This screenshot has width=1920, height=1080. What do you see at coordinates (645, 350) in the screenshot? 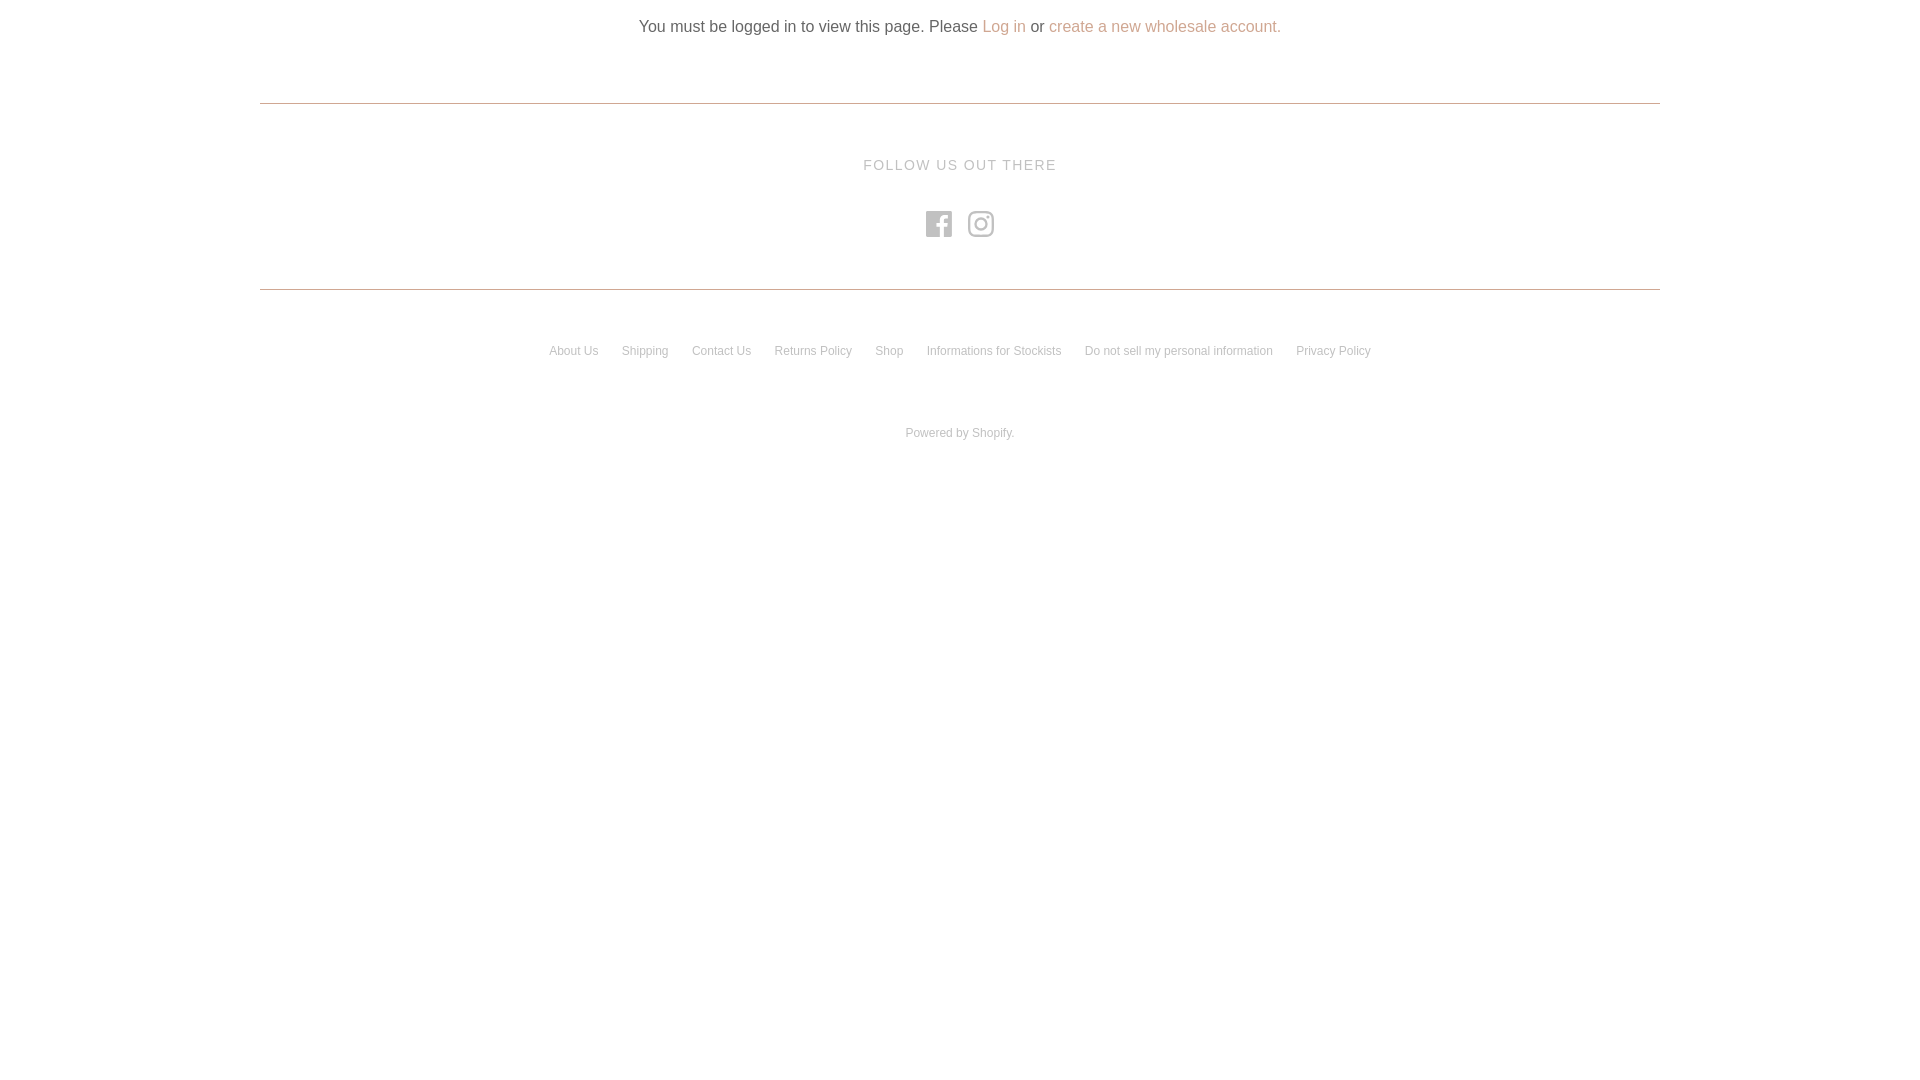
I see `'Shipping'` at bounding box center [645, 350].